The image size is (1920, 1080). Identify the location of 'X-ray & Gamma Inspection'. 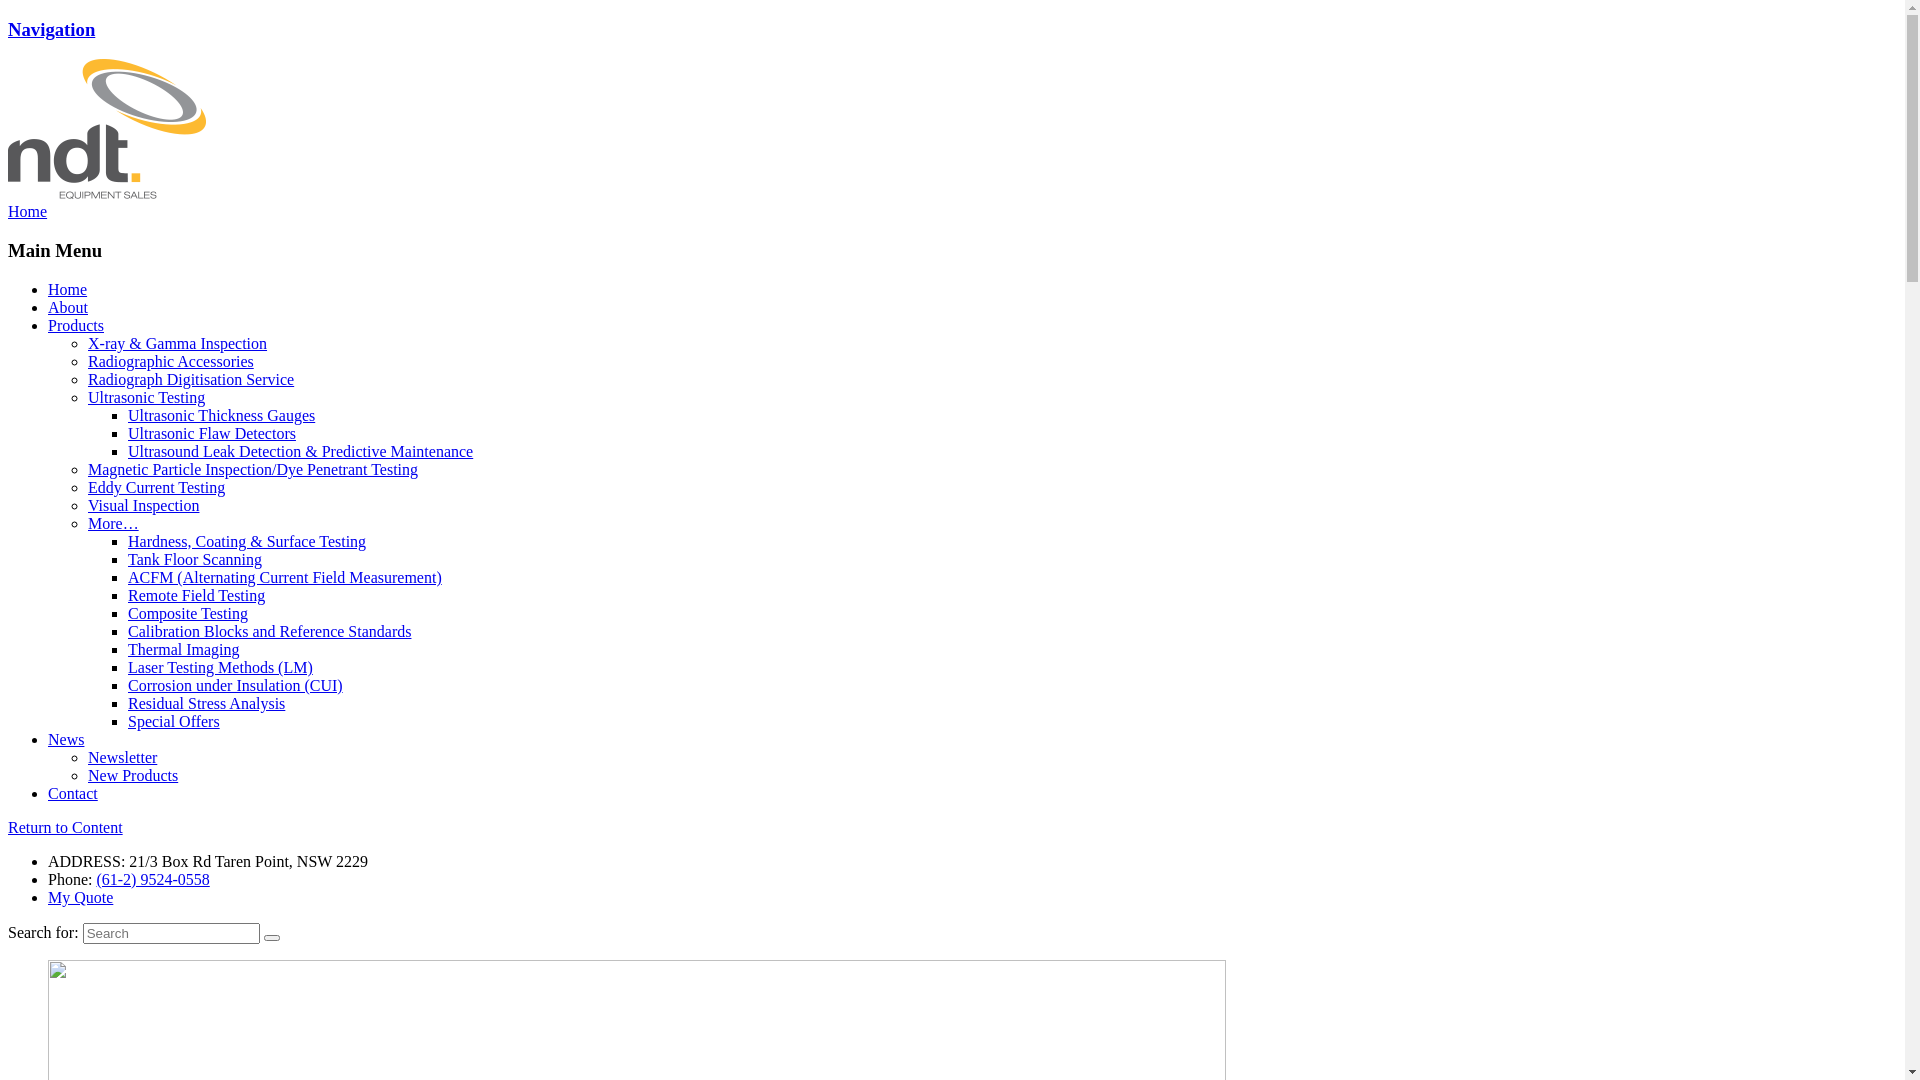
(177, 342).